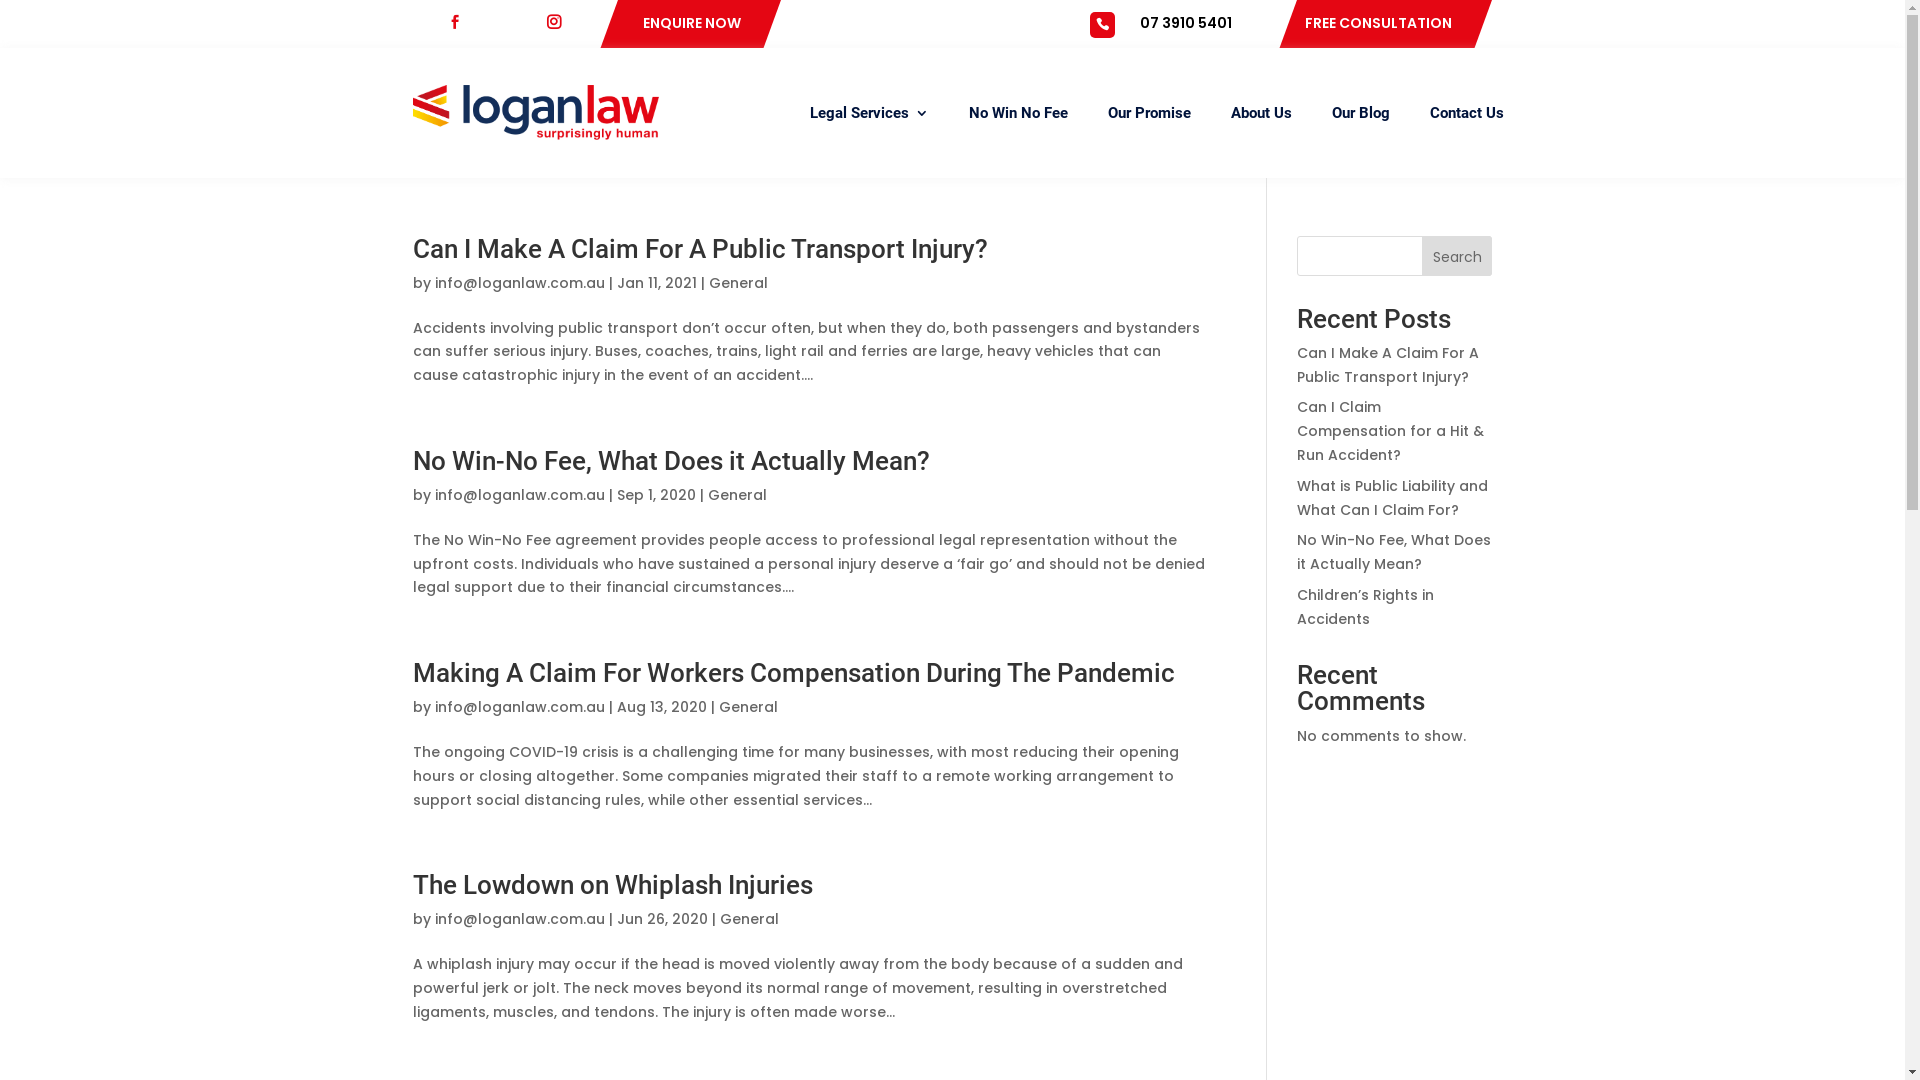 This screenshot has height=1080, width=1920. What do you see at coordinates (610, 883) in the screenshot?
I see `'The Lowdown on Whiplash Injuries'` at bounding box center [610, 883].